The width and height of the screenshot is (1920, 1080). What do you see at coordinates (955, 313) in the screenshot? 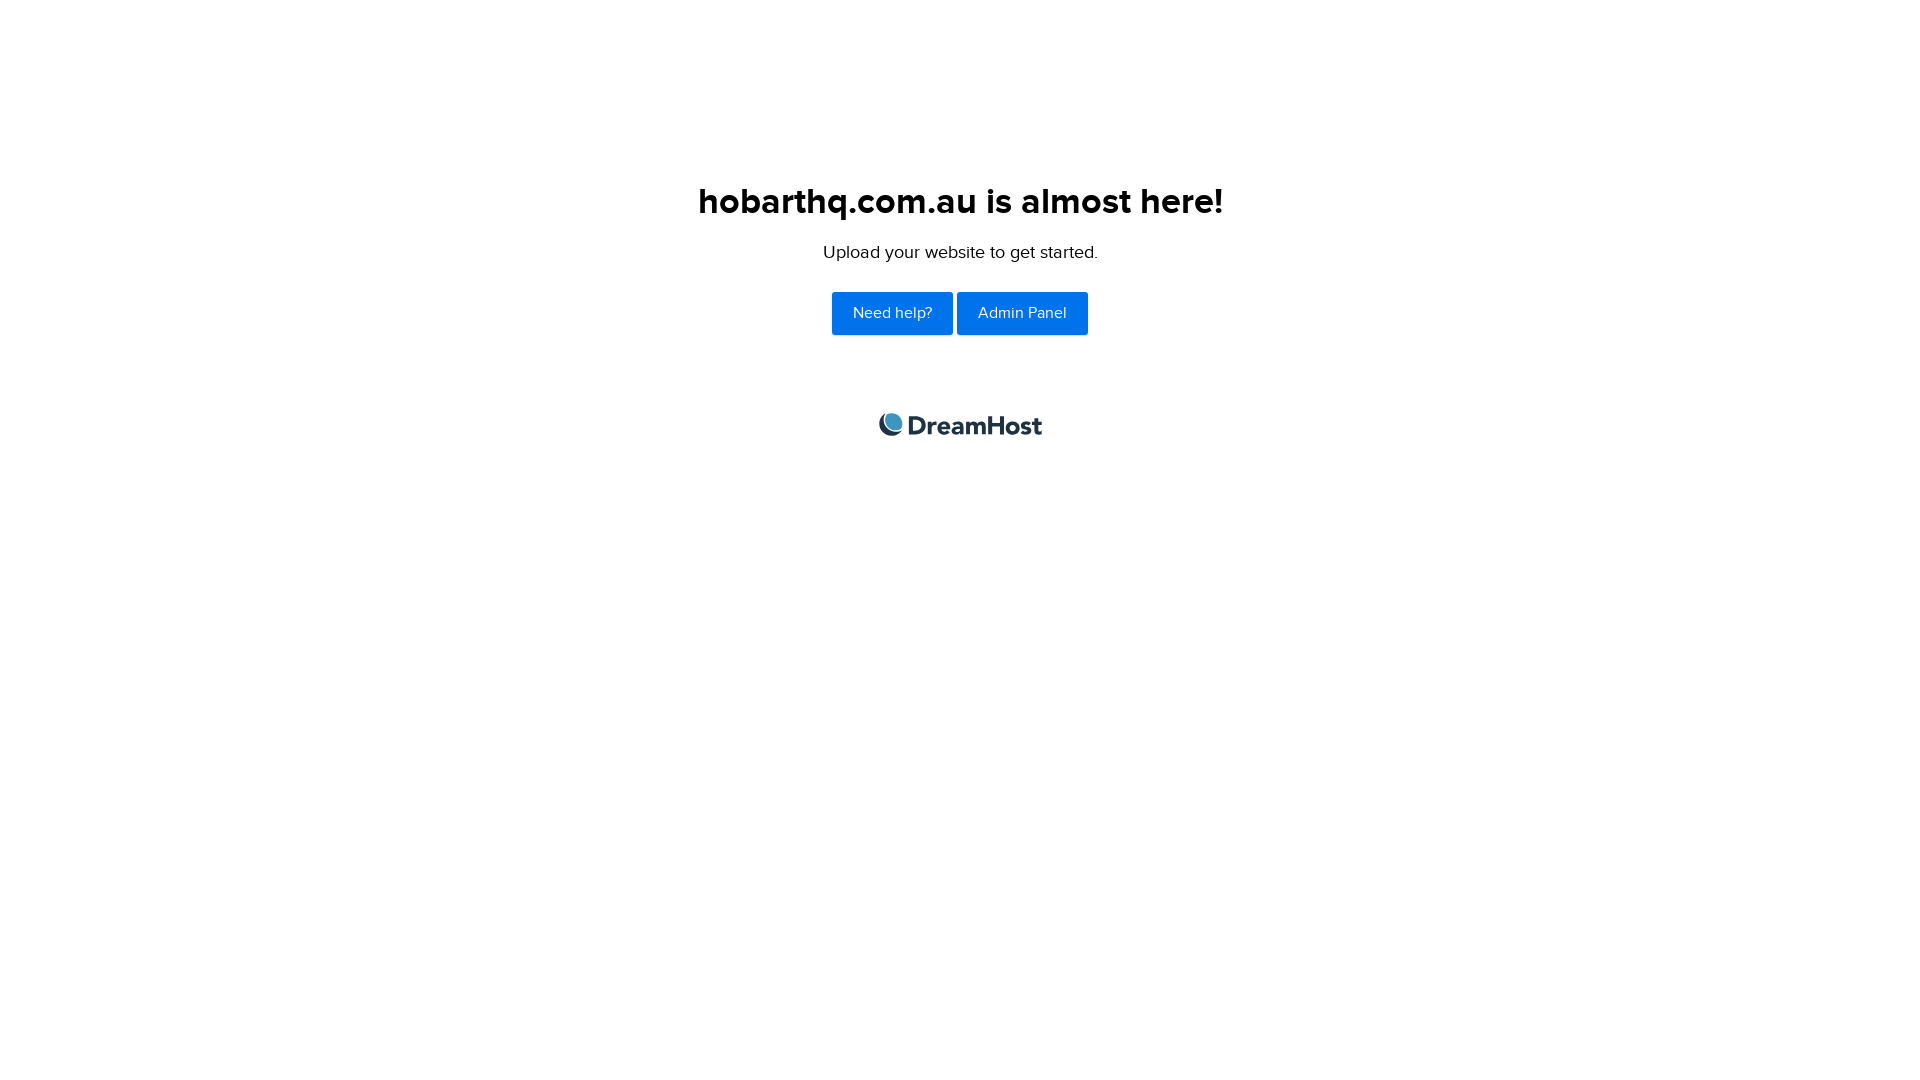
I see `'Admin Panel'` at bounding box center [955, 313].